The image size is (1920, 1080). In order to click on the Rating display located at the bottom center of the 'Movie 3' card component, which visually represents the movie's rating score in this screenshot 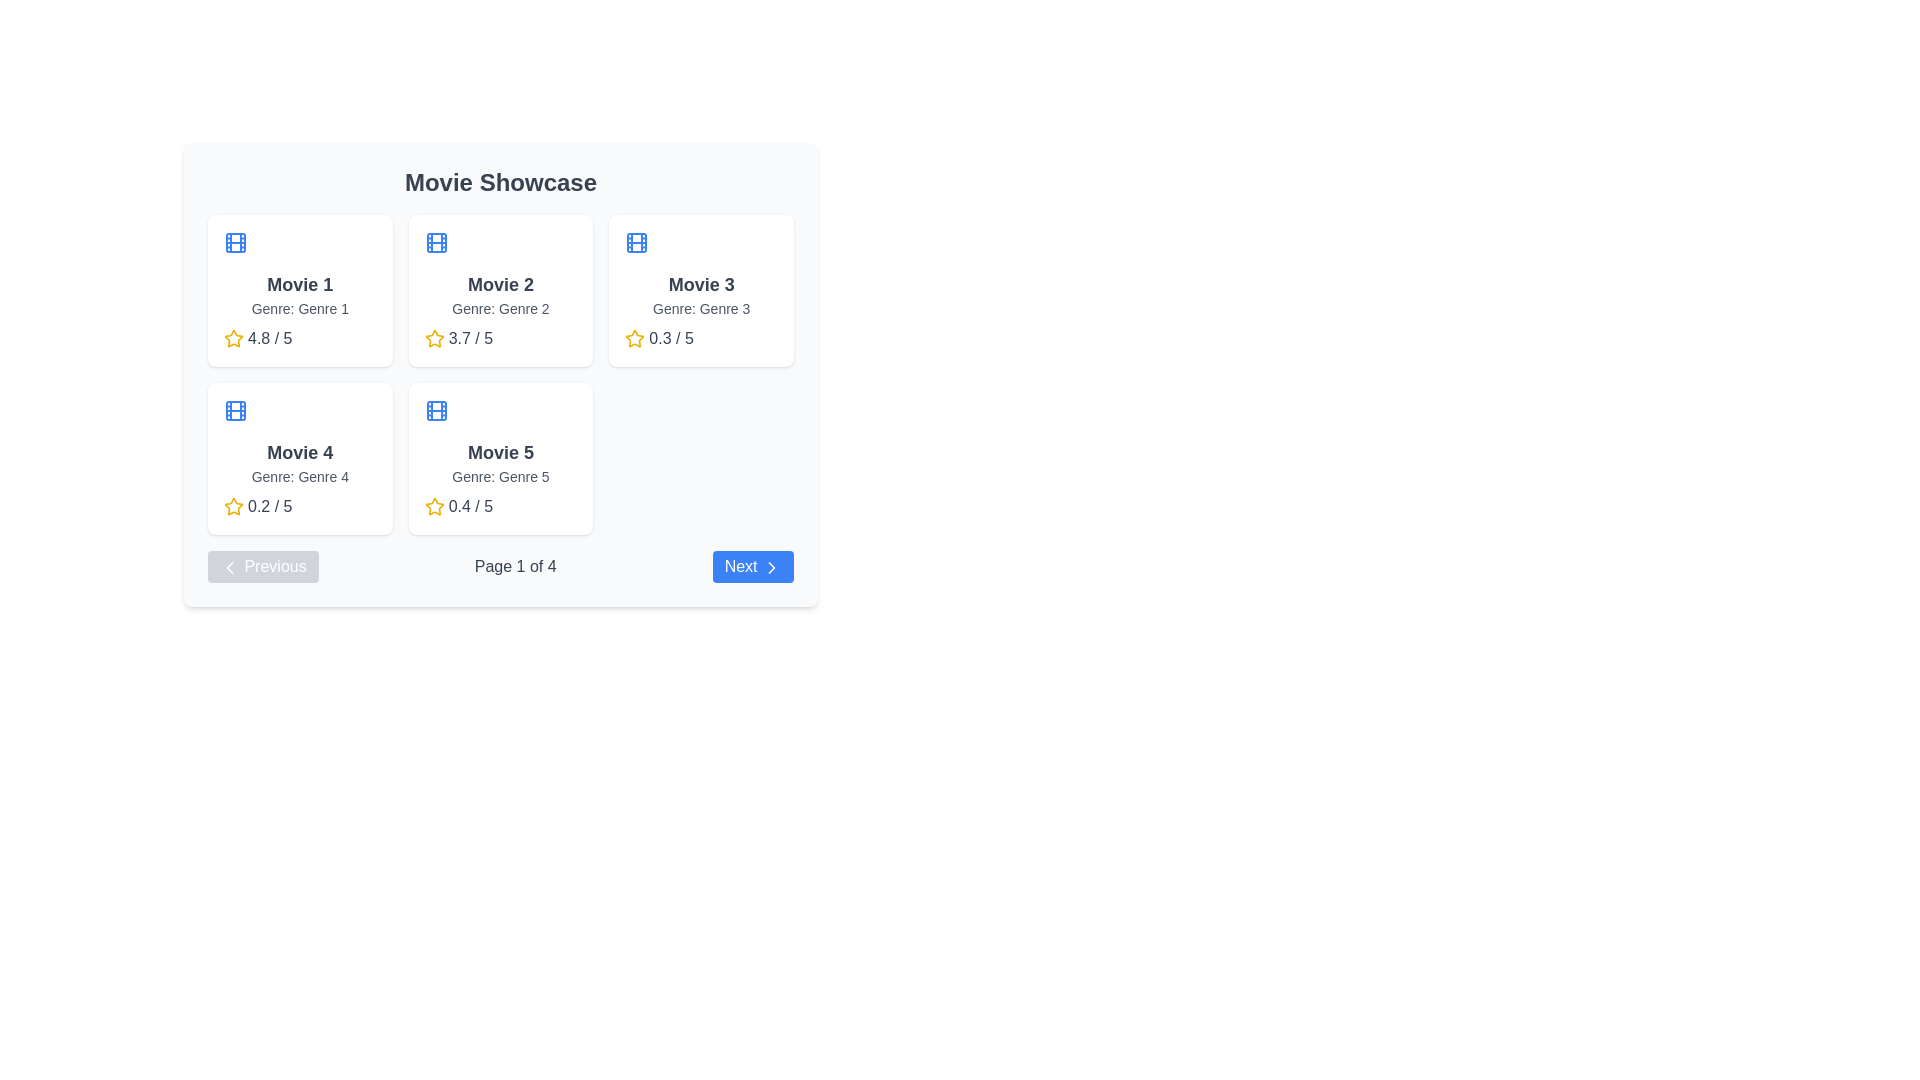, I will do `click(701, 338)`.